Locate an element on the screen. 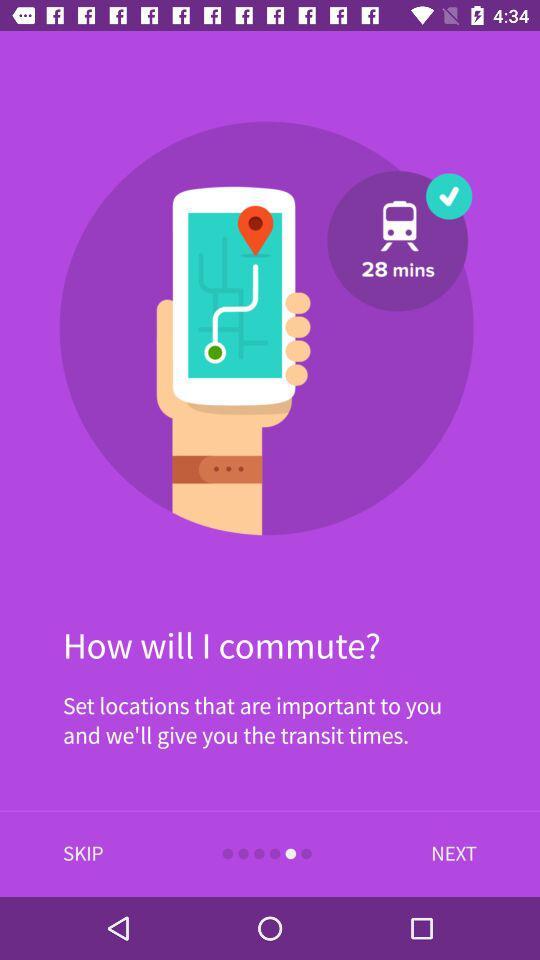  item at the bottom left corner is located at coordinates (82, 853).